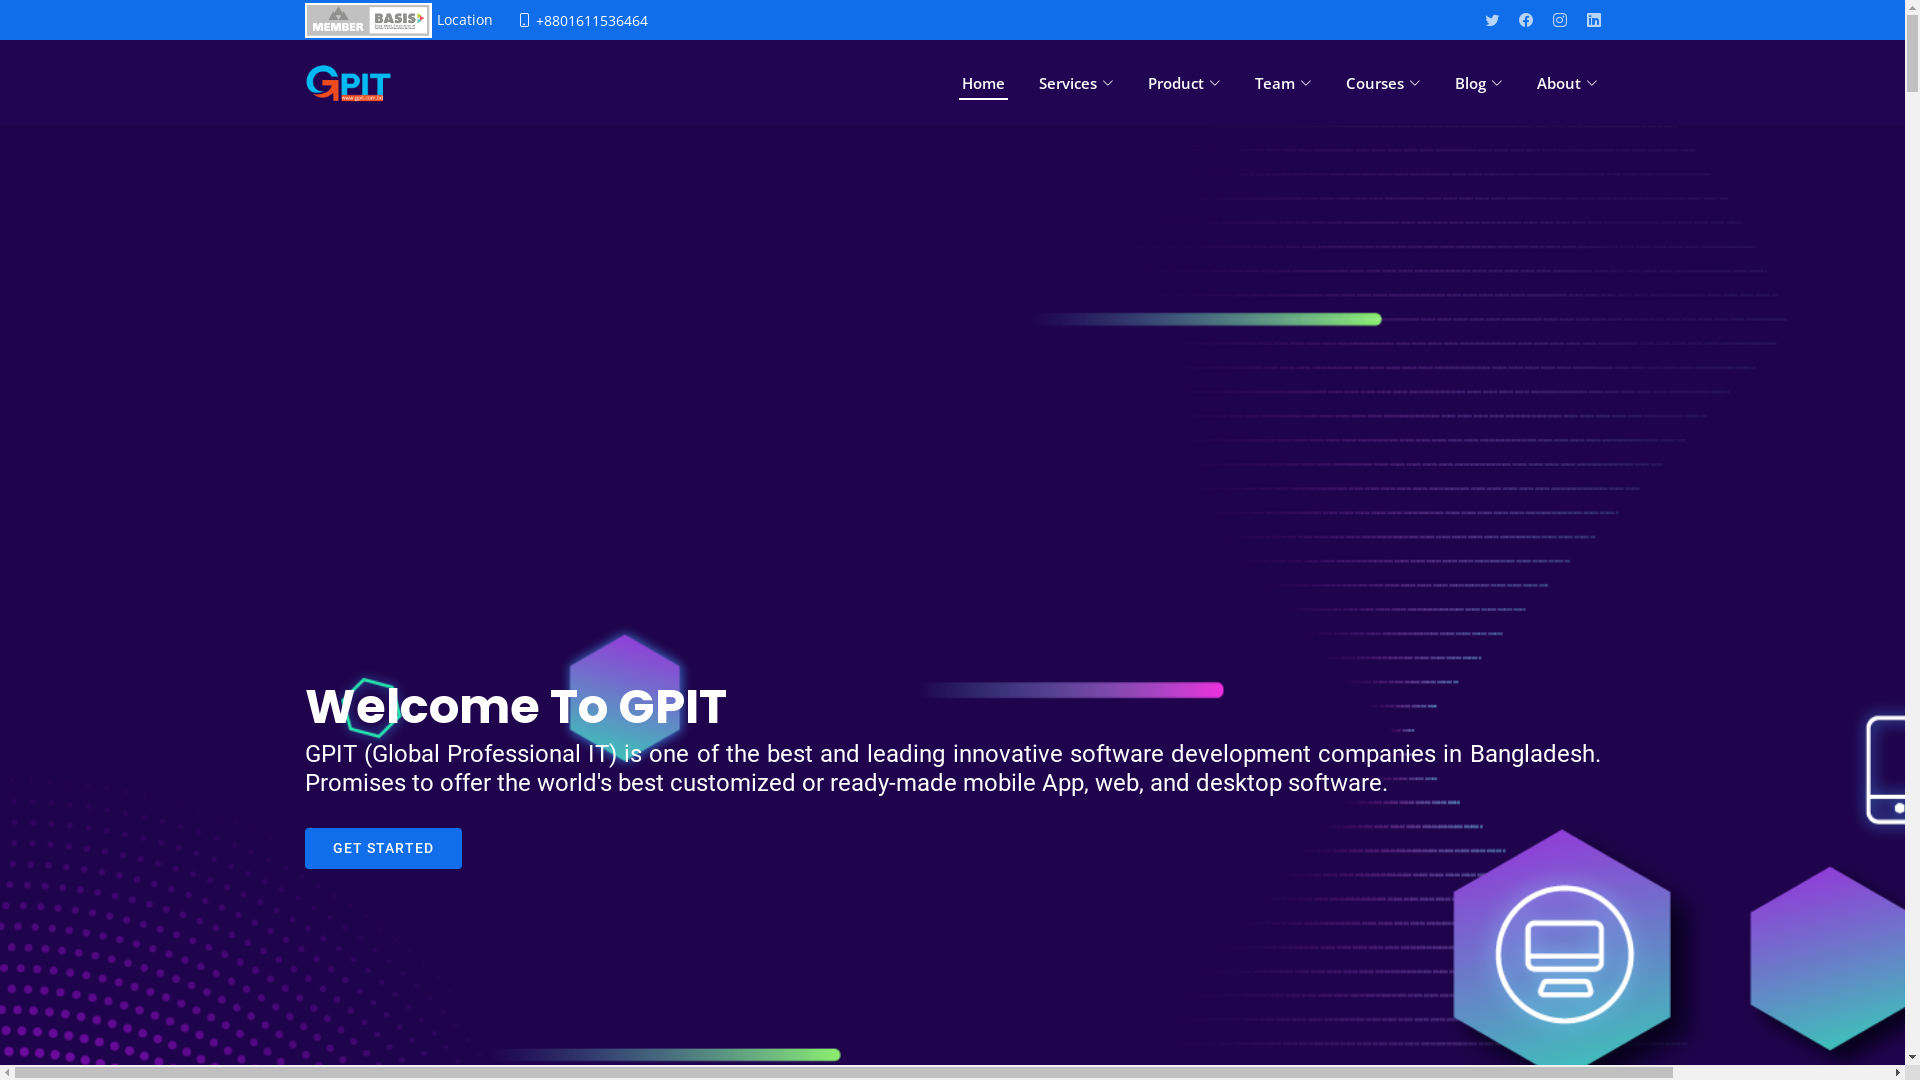 The height and width of the screenshot is (1080, 1920). What do you see at coordinates (382, 848) in the screenshot?
I see `'GET STARTED'` at bounding box center [382, 848].